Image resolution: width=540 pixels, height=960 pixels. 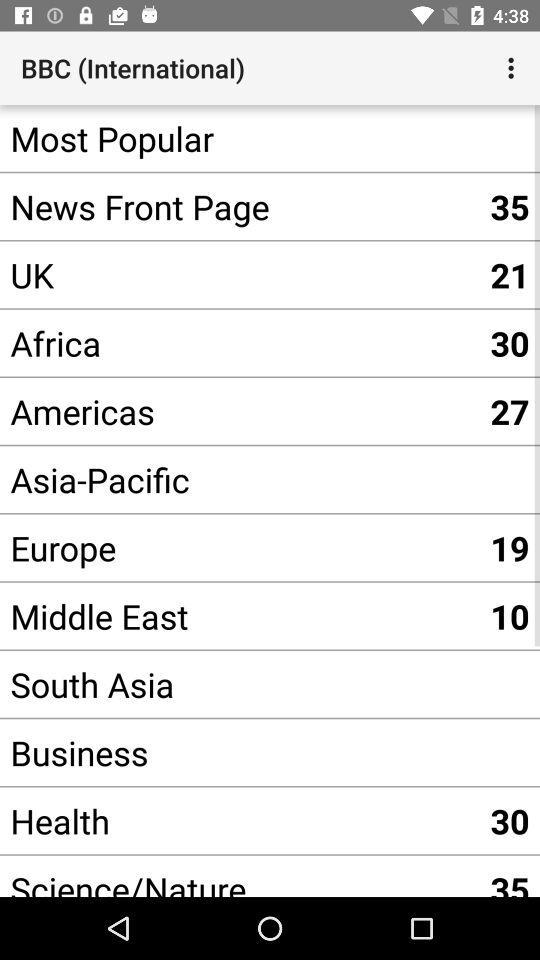 I want to click on the americas app, so click(x=239, y=410).